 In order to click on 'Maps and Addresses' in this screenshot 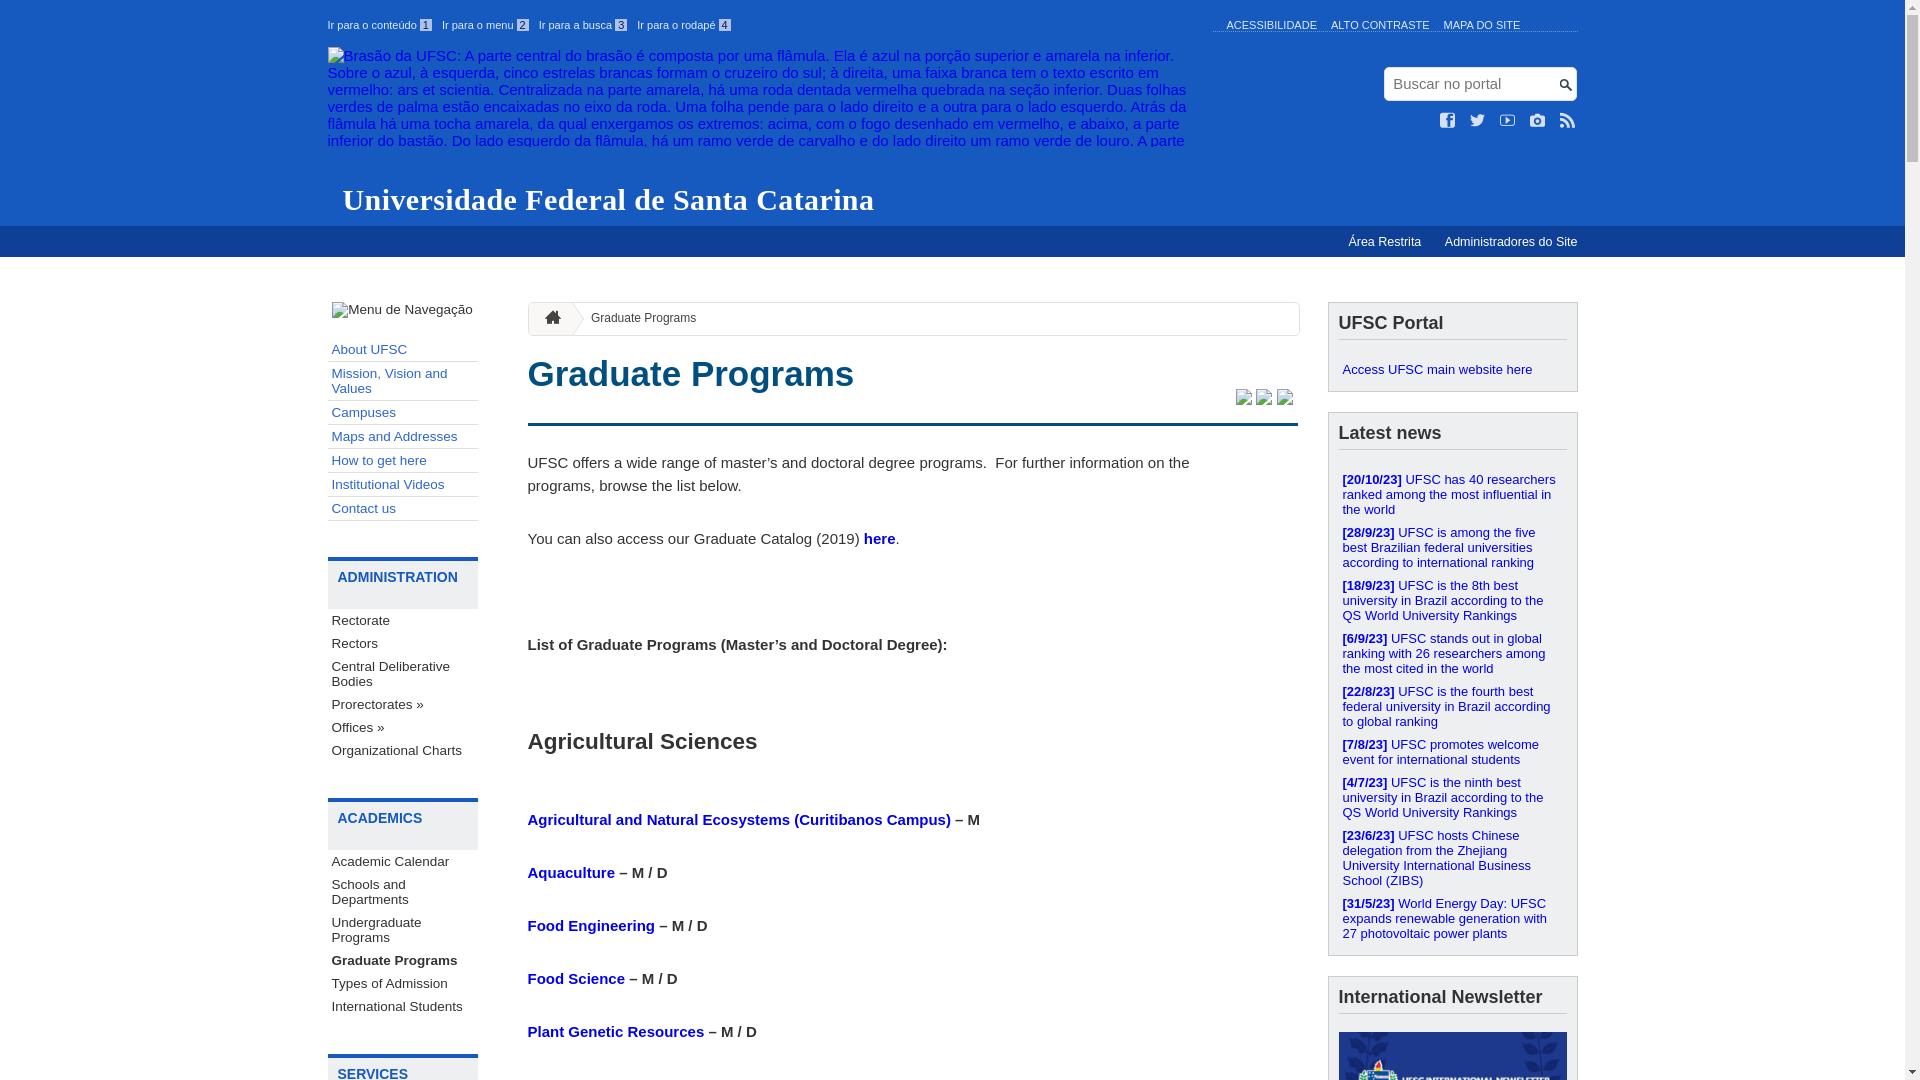, I will do `click(402, 435)`.